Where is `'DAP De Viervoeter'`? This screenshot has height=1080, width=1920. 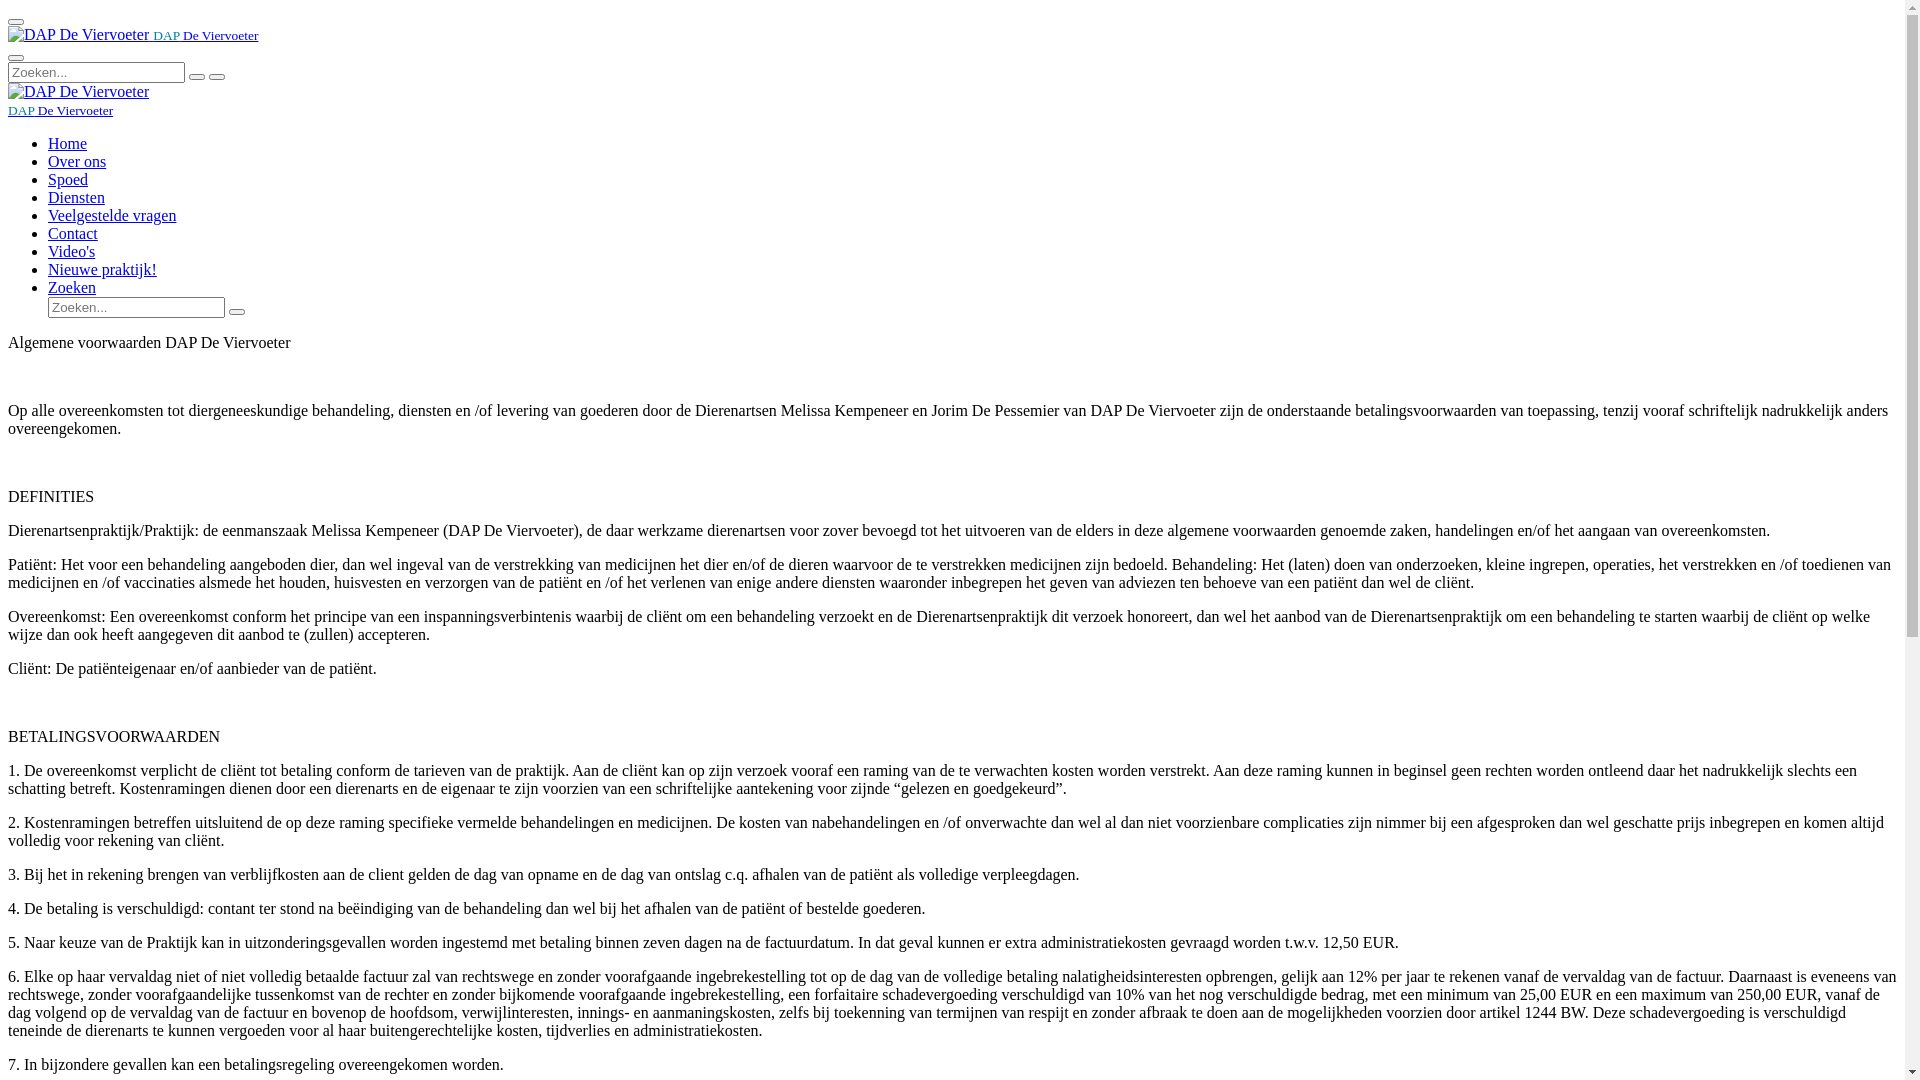 'DAP De Viervoeter' is located at coordinates (8, 109).